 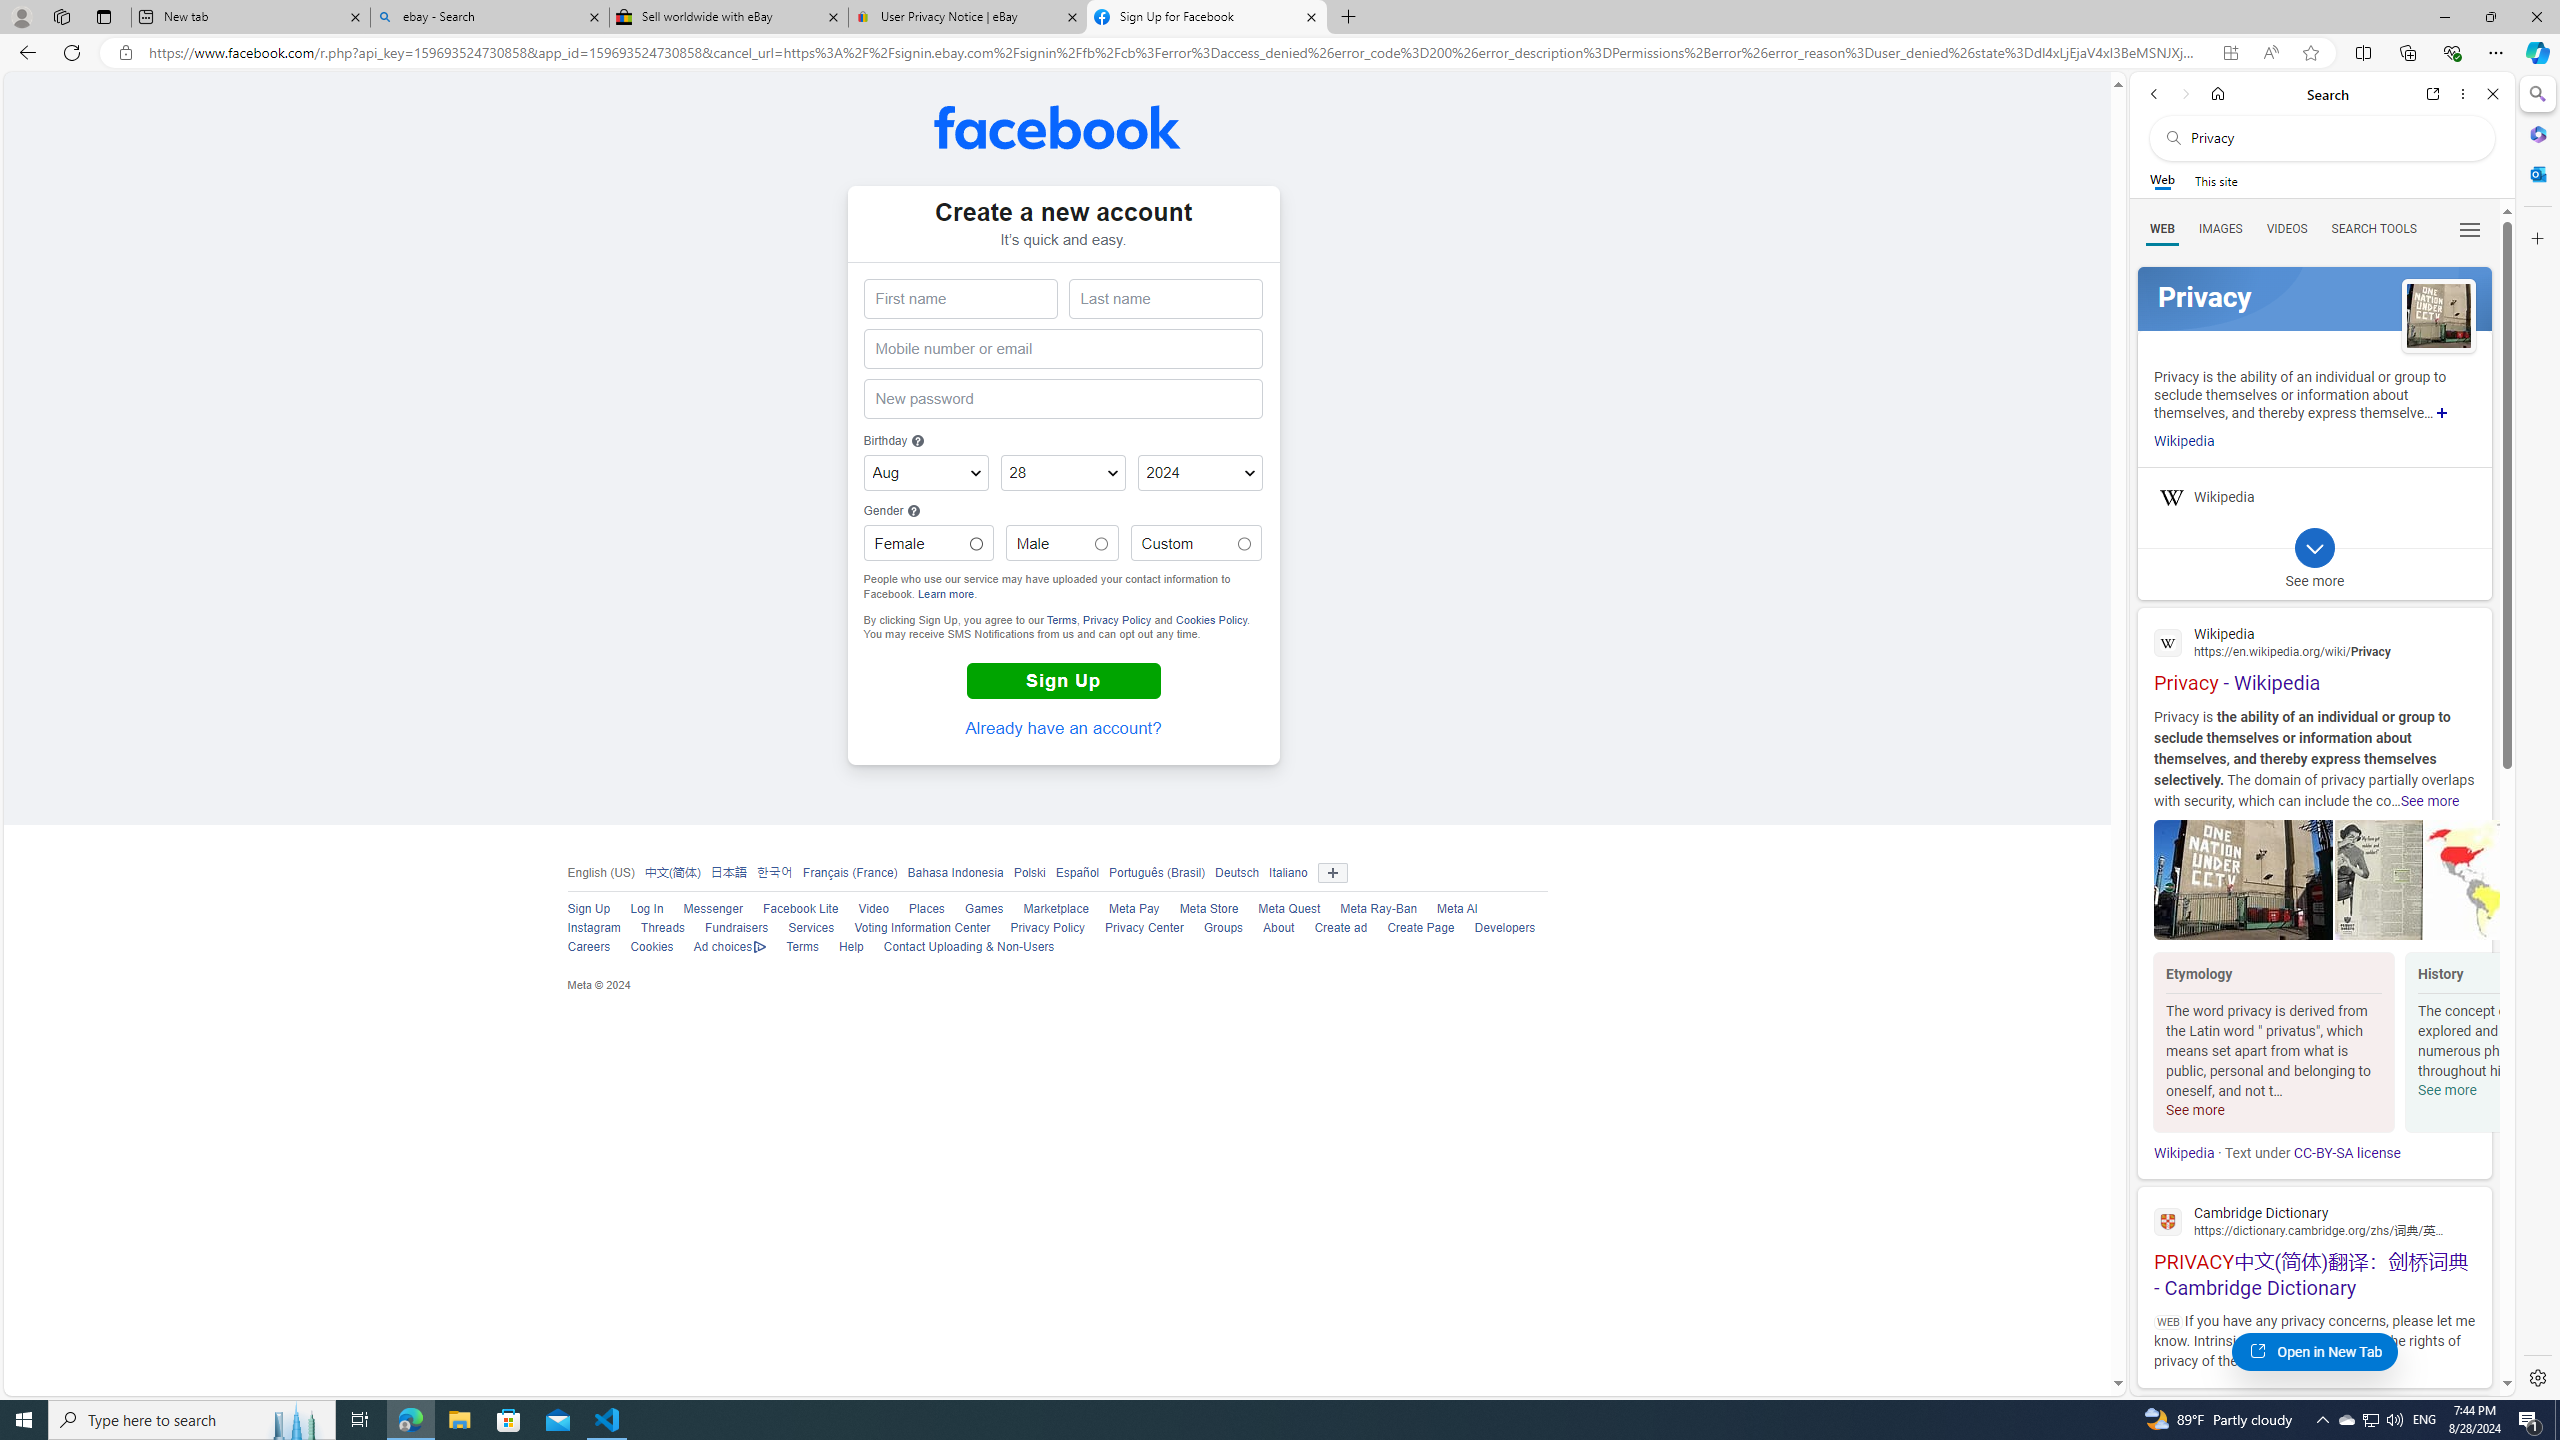 I want to click on 'Deutsch', so click(x=1236, y=872).